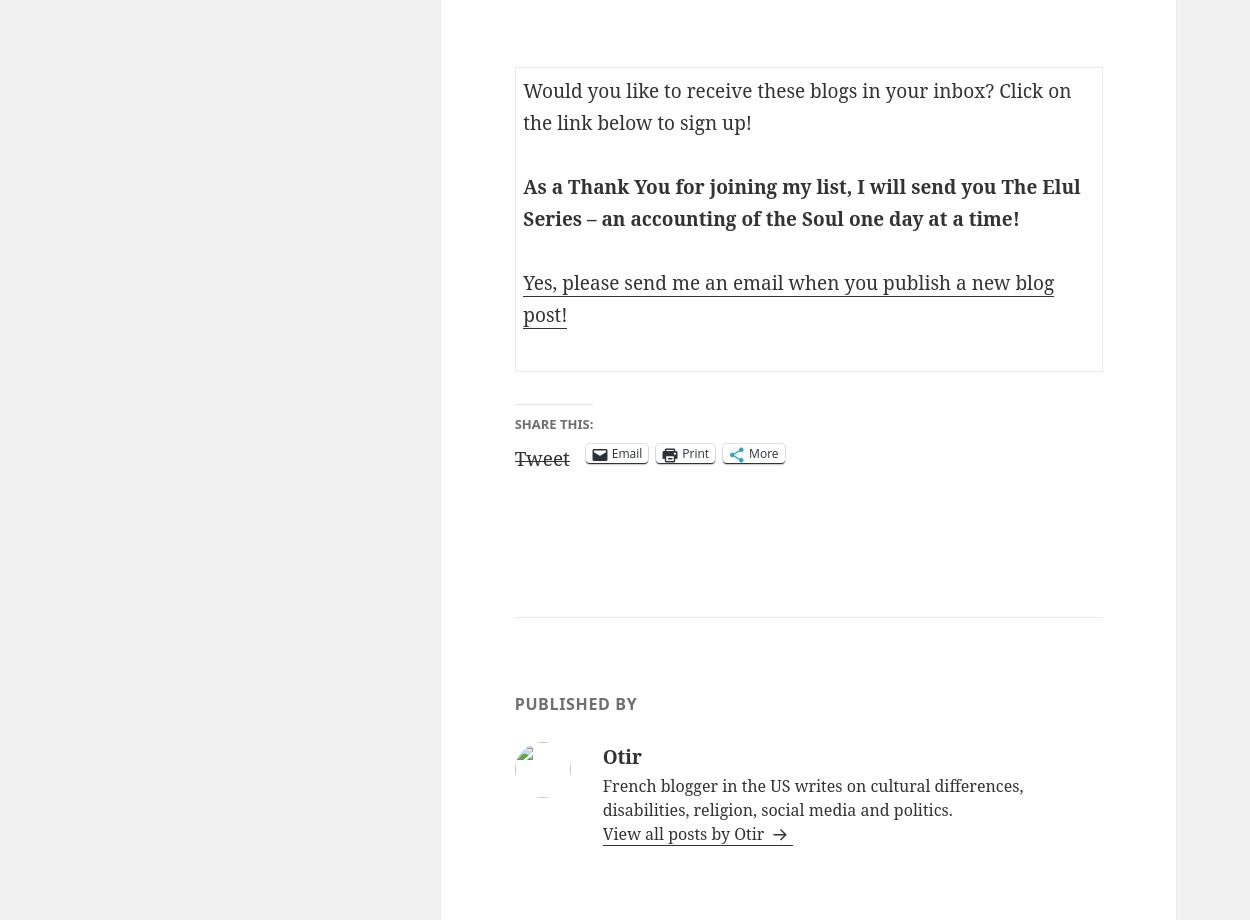 The image size is (1250, 920). What do you see at coordinates (763, 452) in the screenshot?
I see `'More'` at bounding box center [763, 452].